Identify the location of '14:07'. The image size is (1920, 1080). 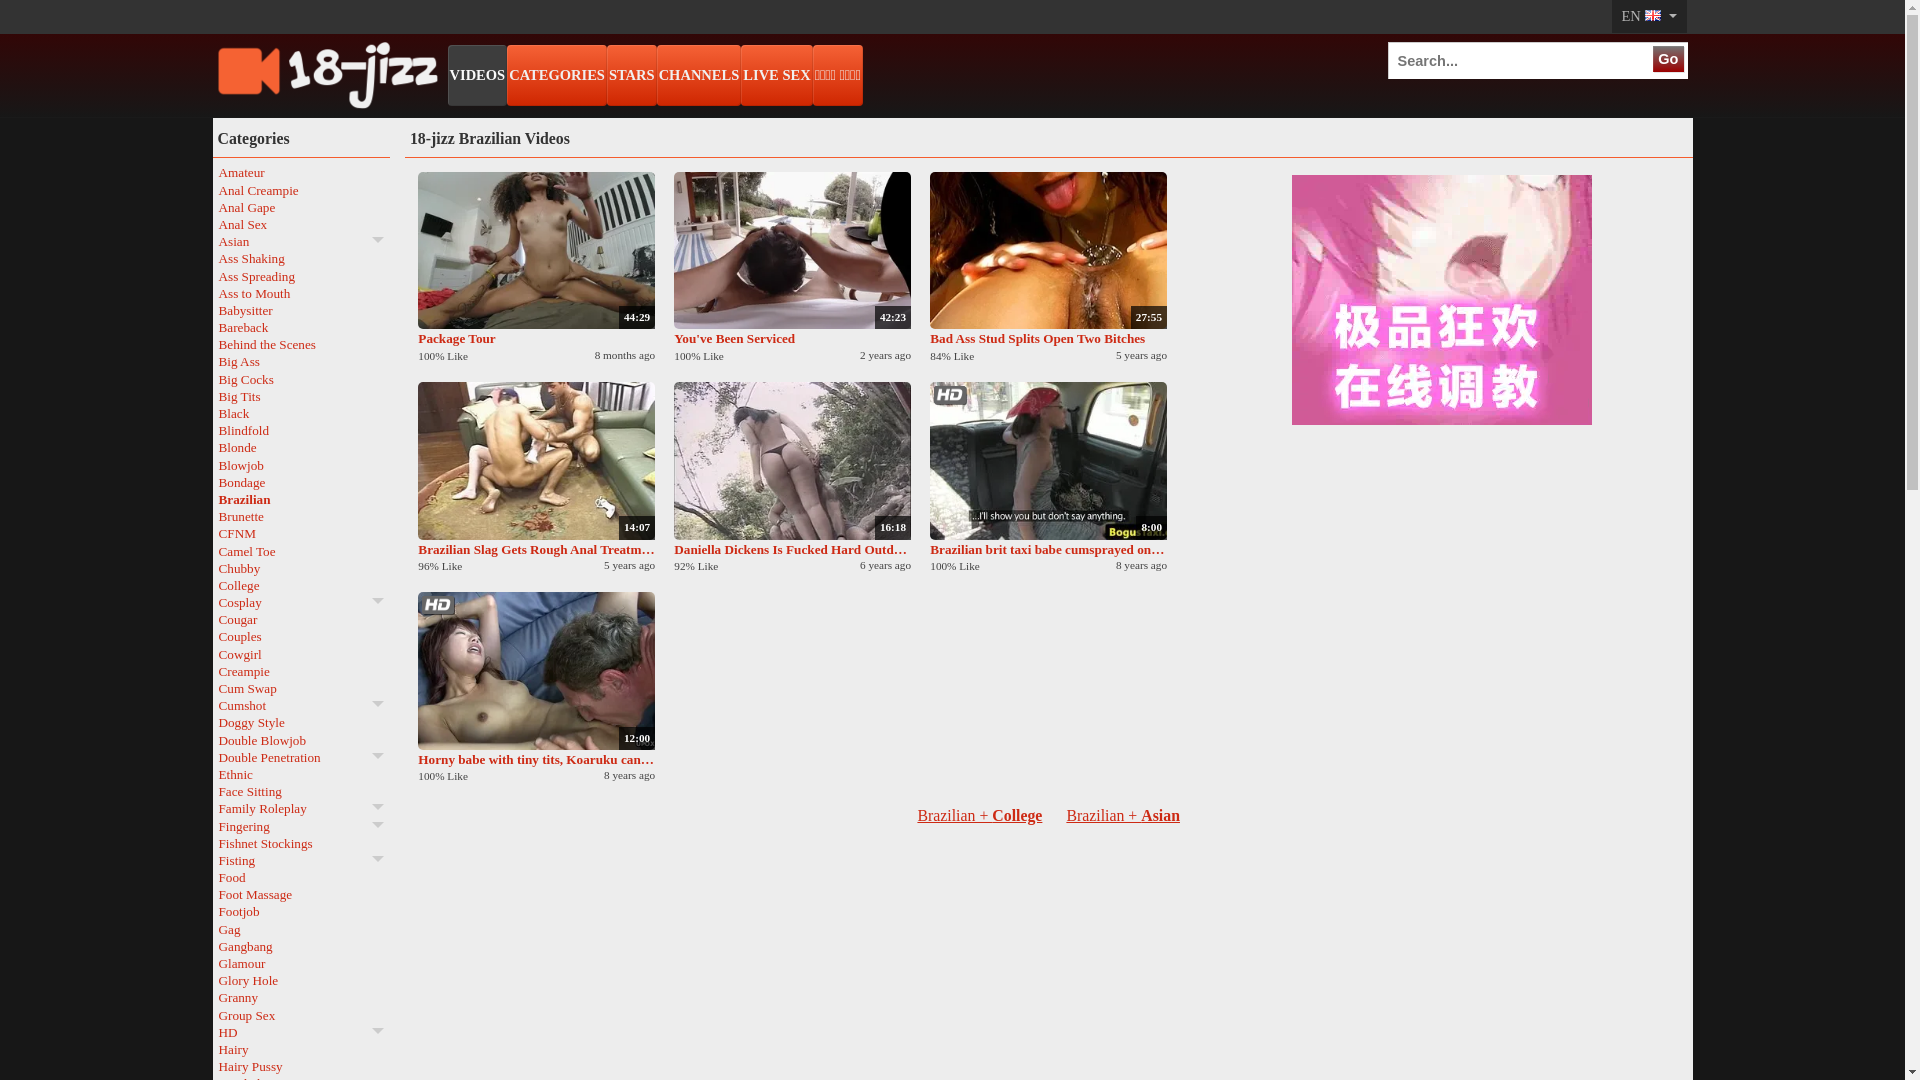
(416, 461).